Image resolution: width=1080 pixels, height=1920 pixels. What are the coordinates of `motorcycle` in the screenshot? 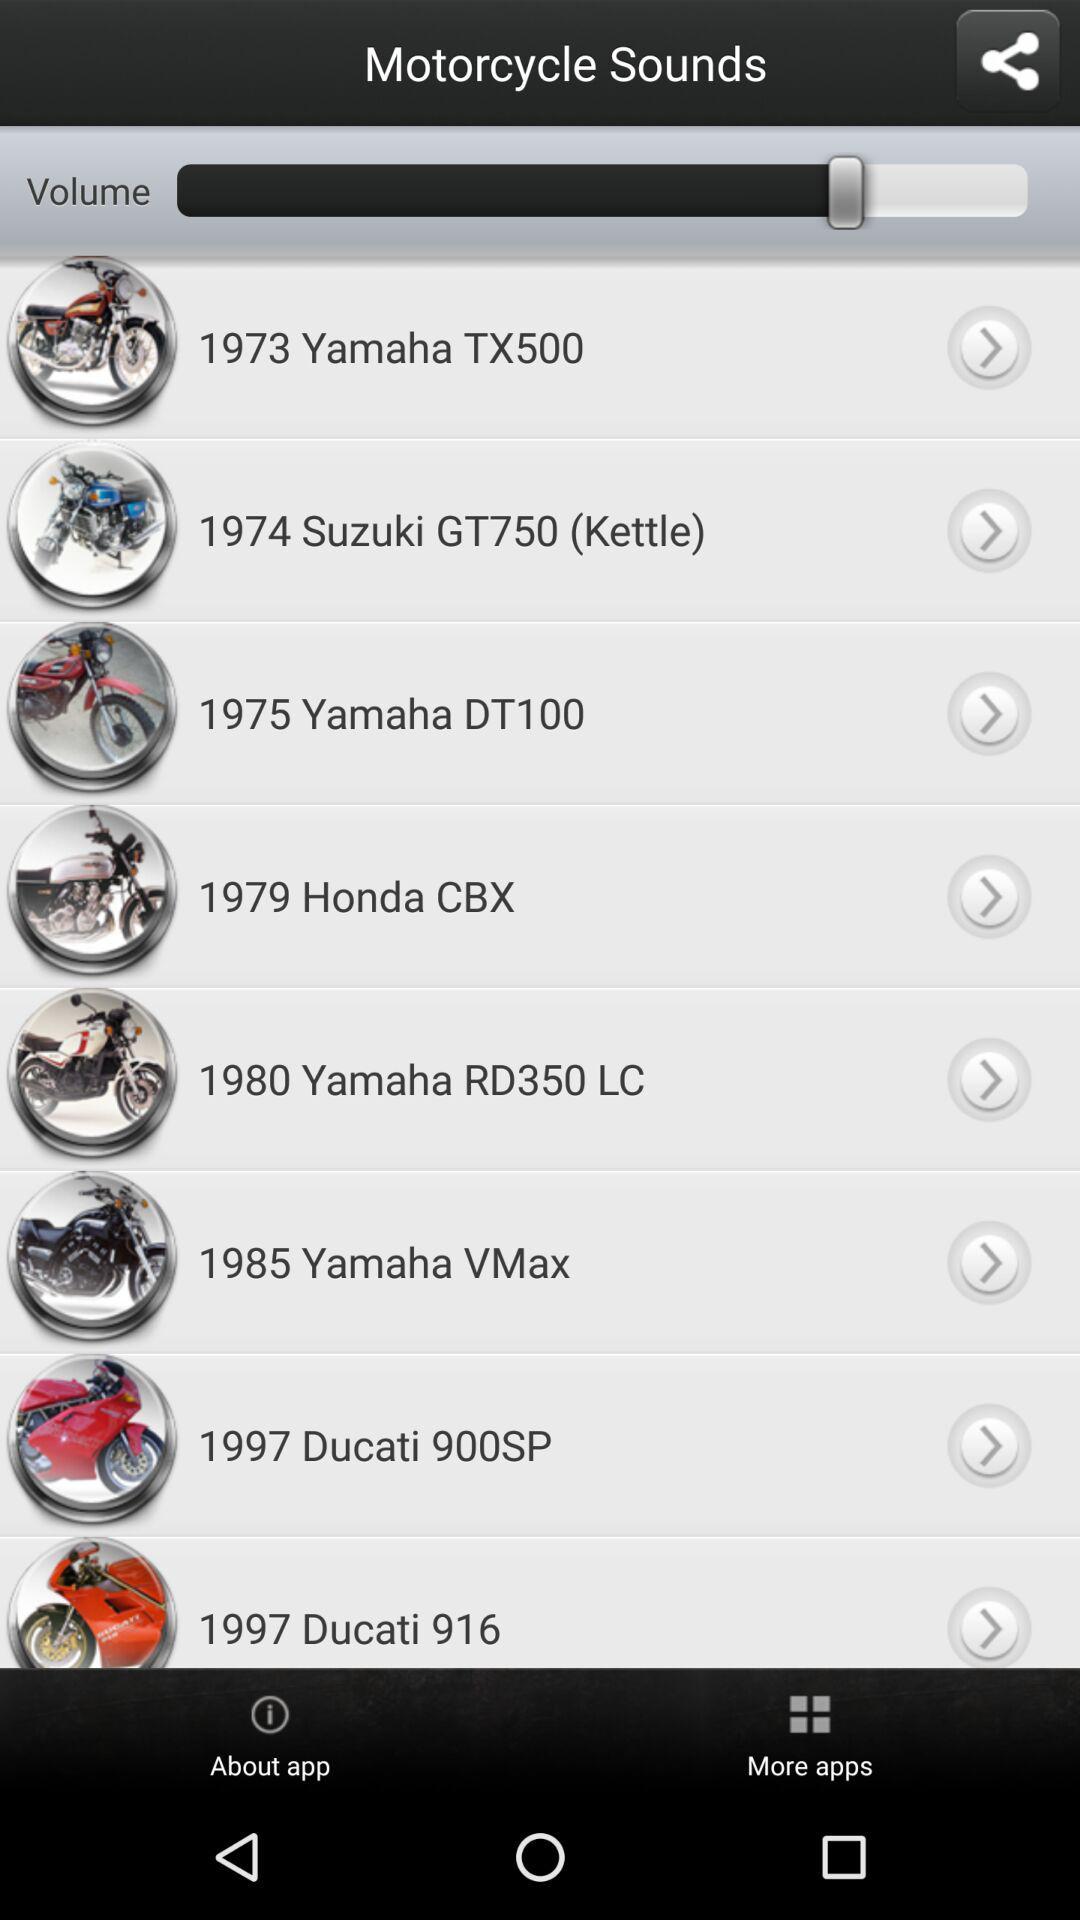 It's located at (987, 529).